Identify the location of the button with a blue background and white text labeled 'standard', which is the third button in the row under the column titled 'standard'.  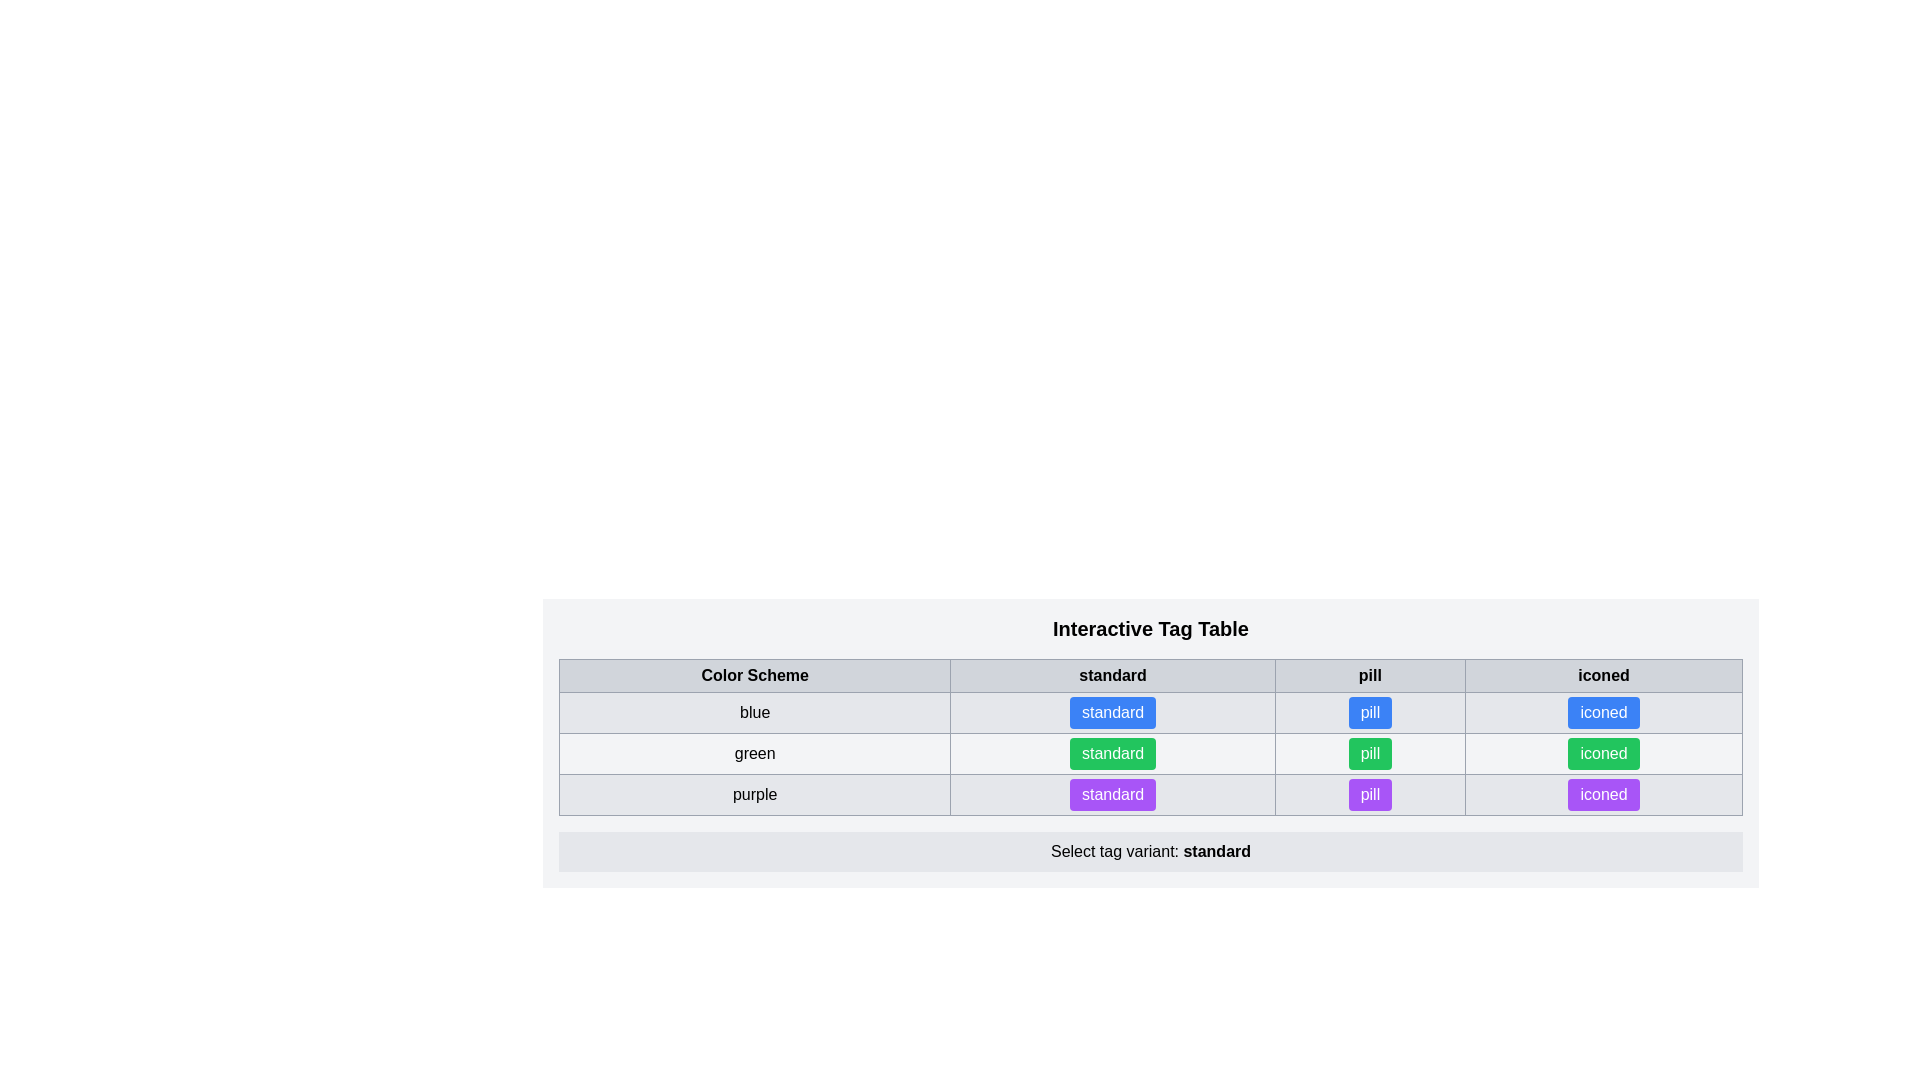
(1151, 712).